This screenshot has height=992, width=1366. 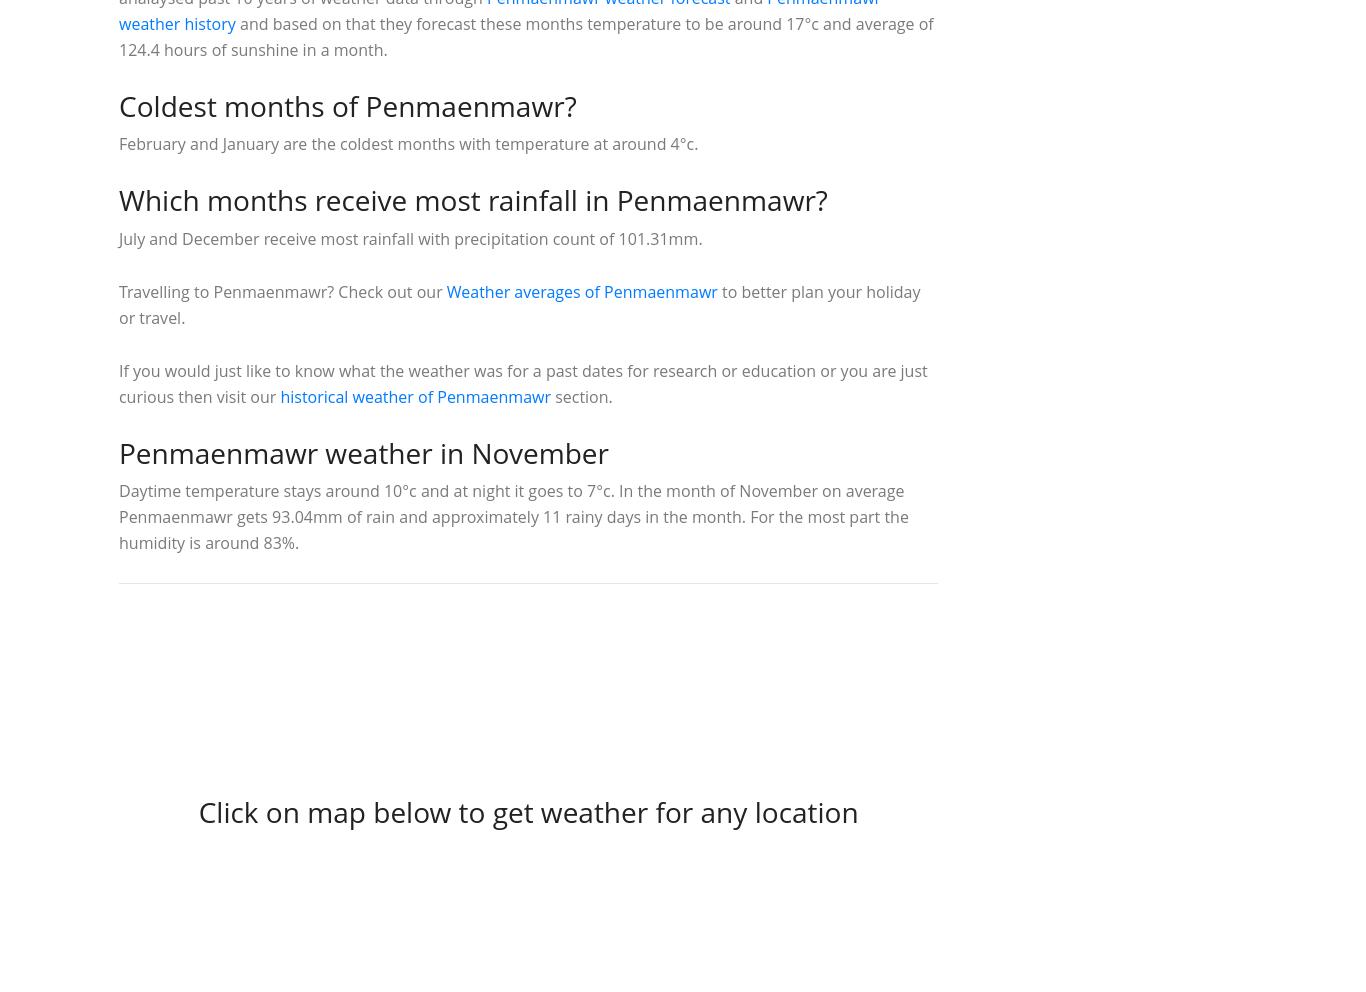 I want to click on 'Coldest months of Penmaenmawr?', so click(x=346, y=103).